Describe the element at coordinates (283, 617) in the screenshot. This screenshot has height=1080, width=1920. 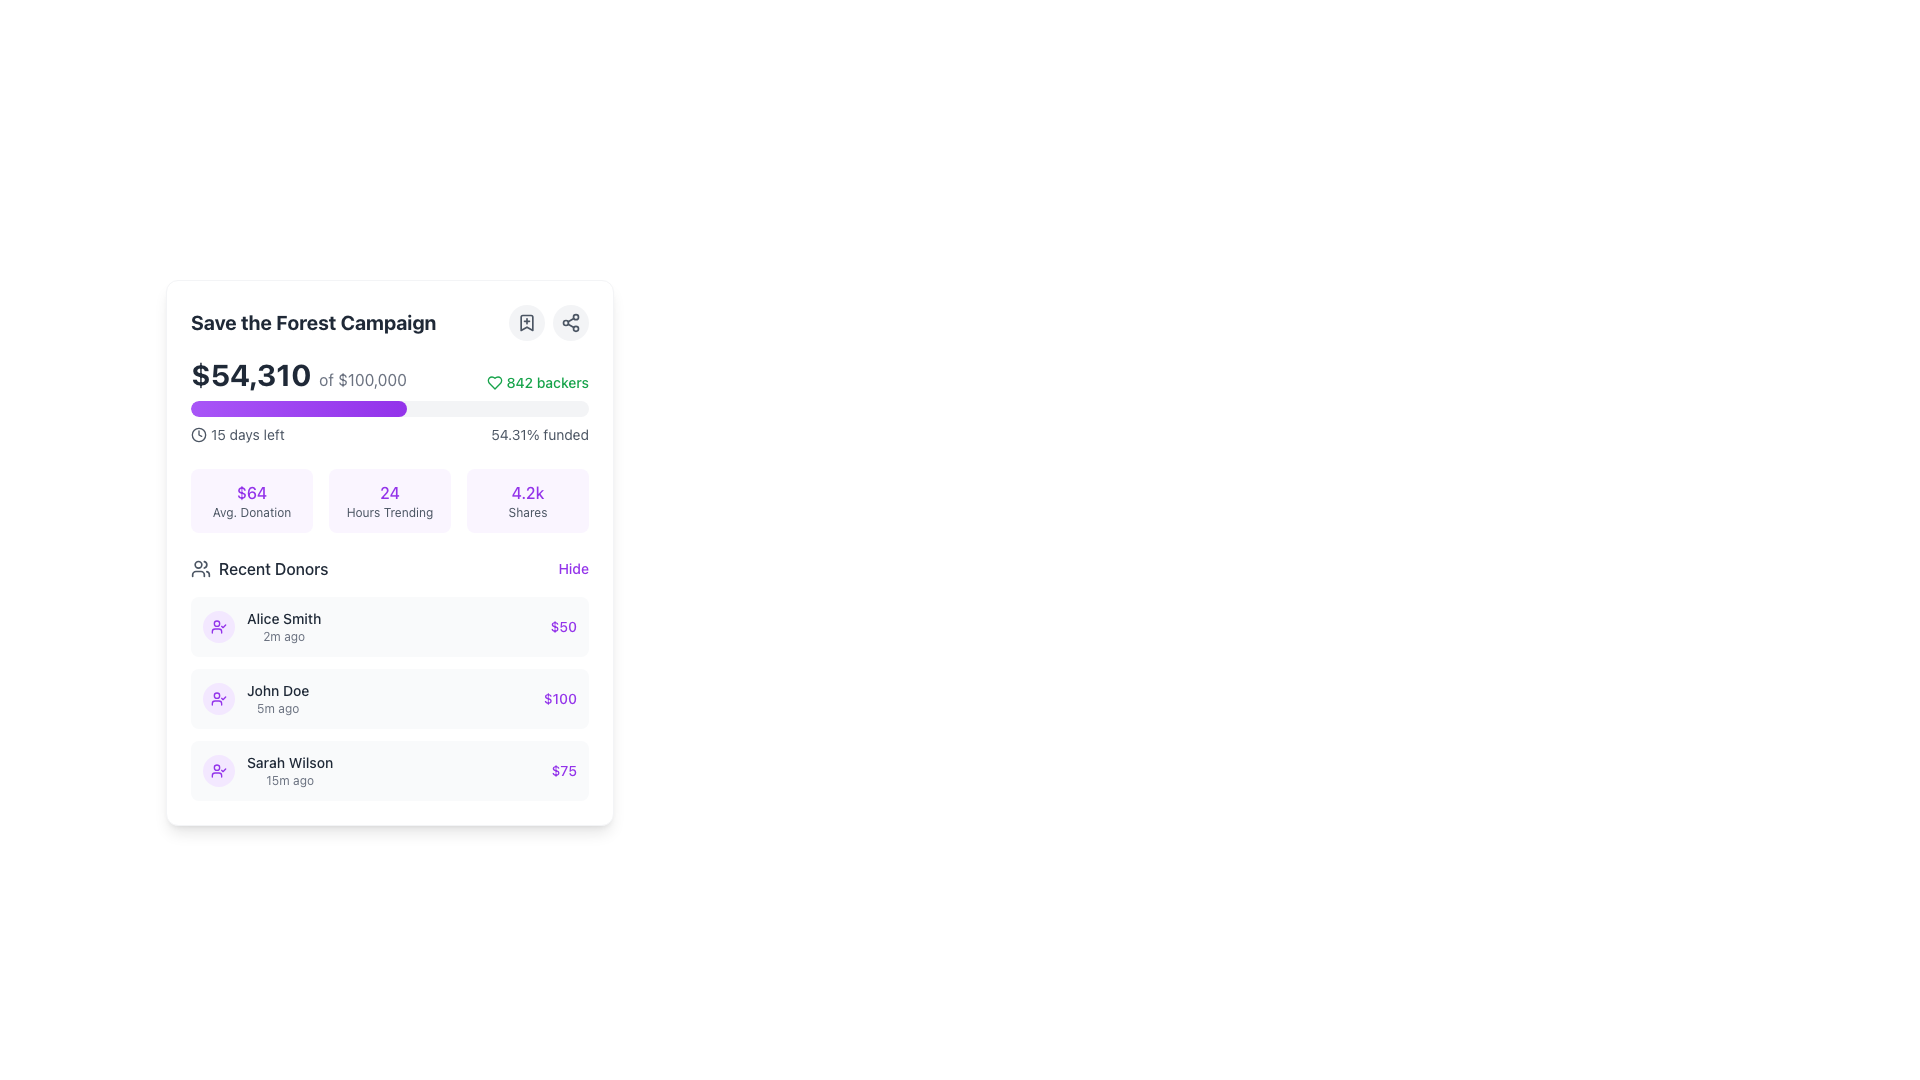
I see `the Text label displaying the name of a user or donor at the top of the 'Recent Donors' list` at that location.